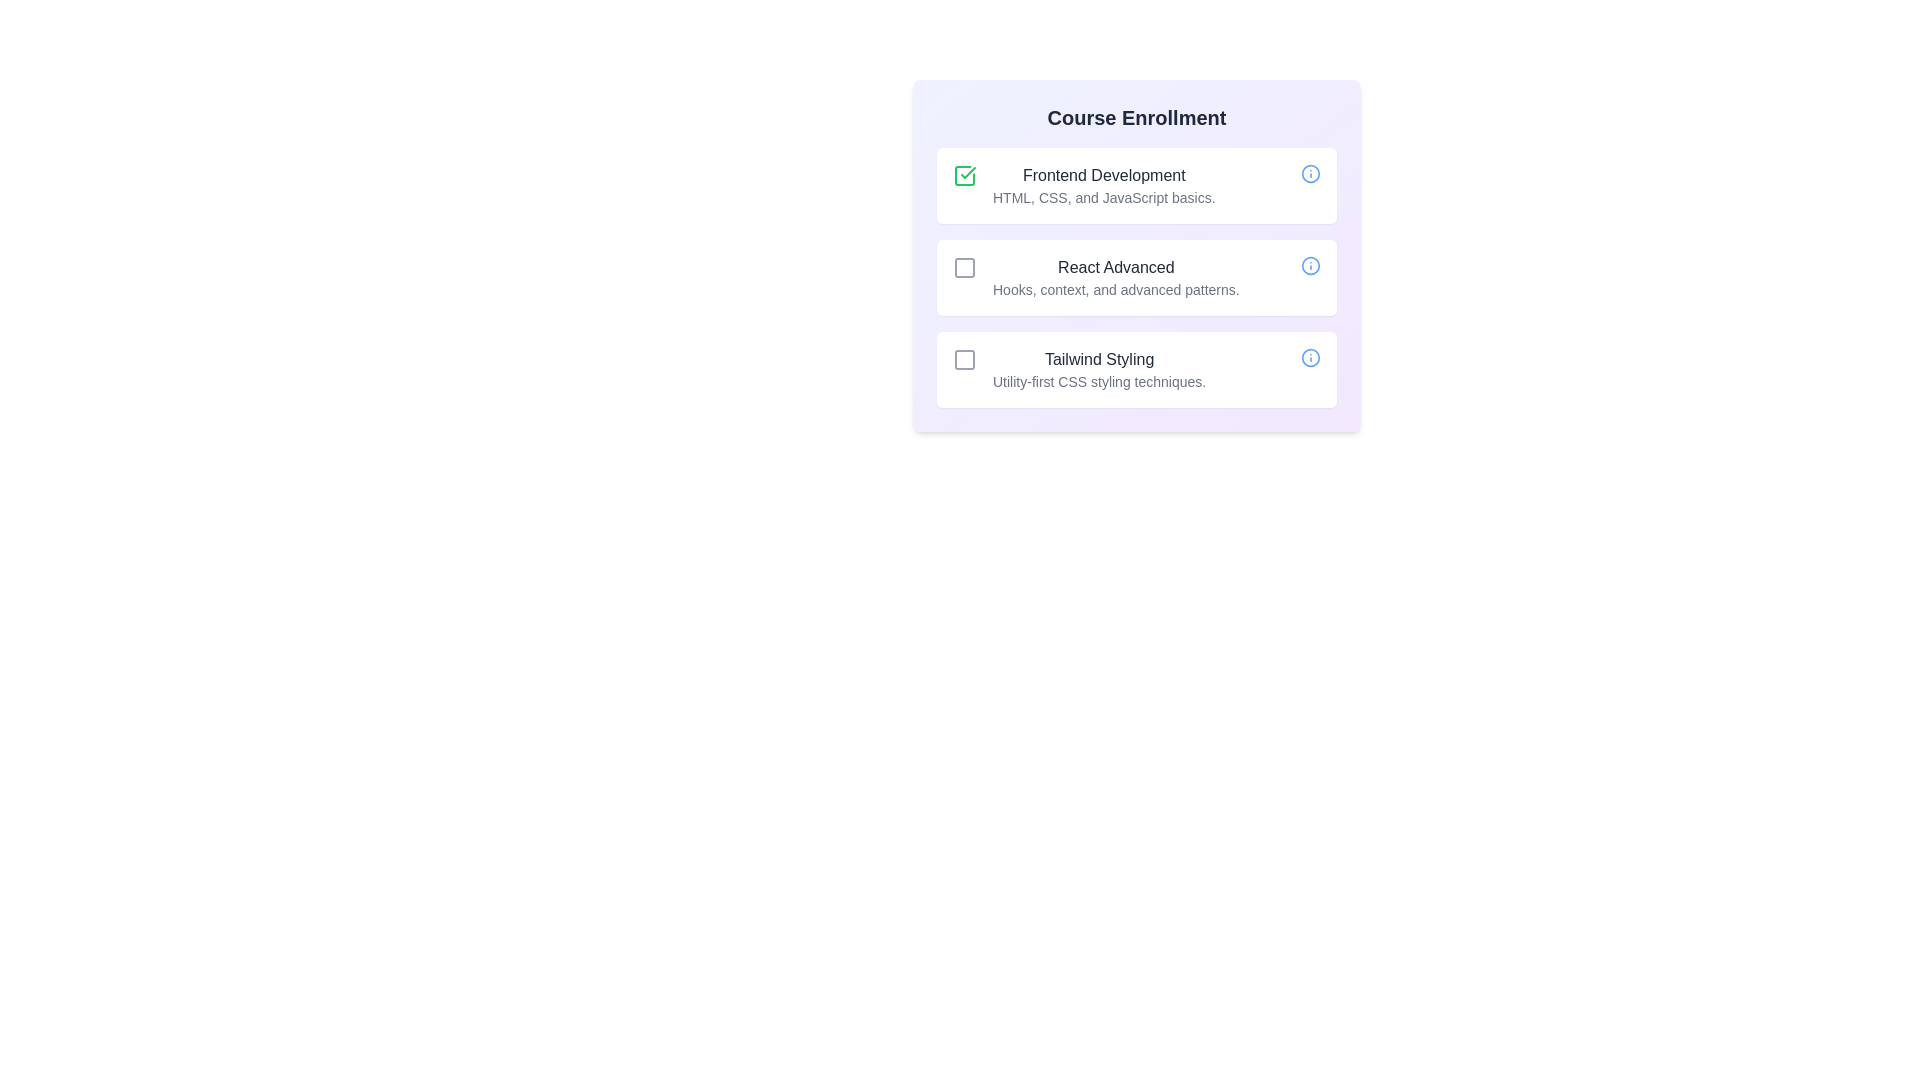 This screenshot has height=1080, width=1920. I want to click on the text element displaying 'Frontend Development', so click(1103, 175).